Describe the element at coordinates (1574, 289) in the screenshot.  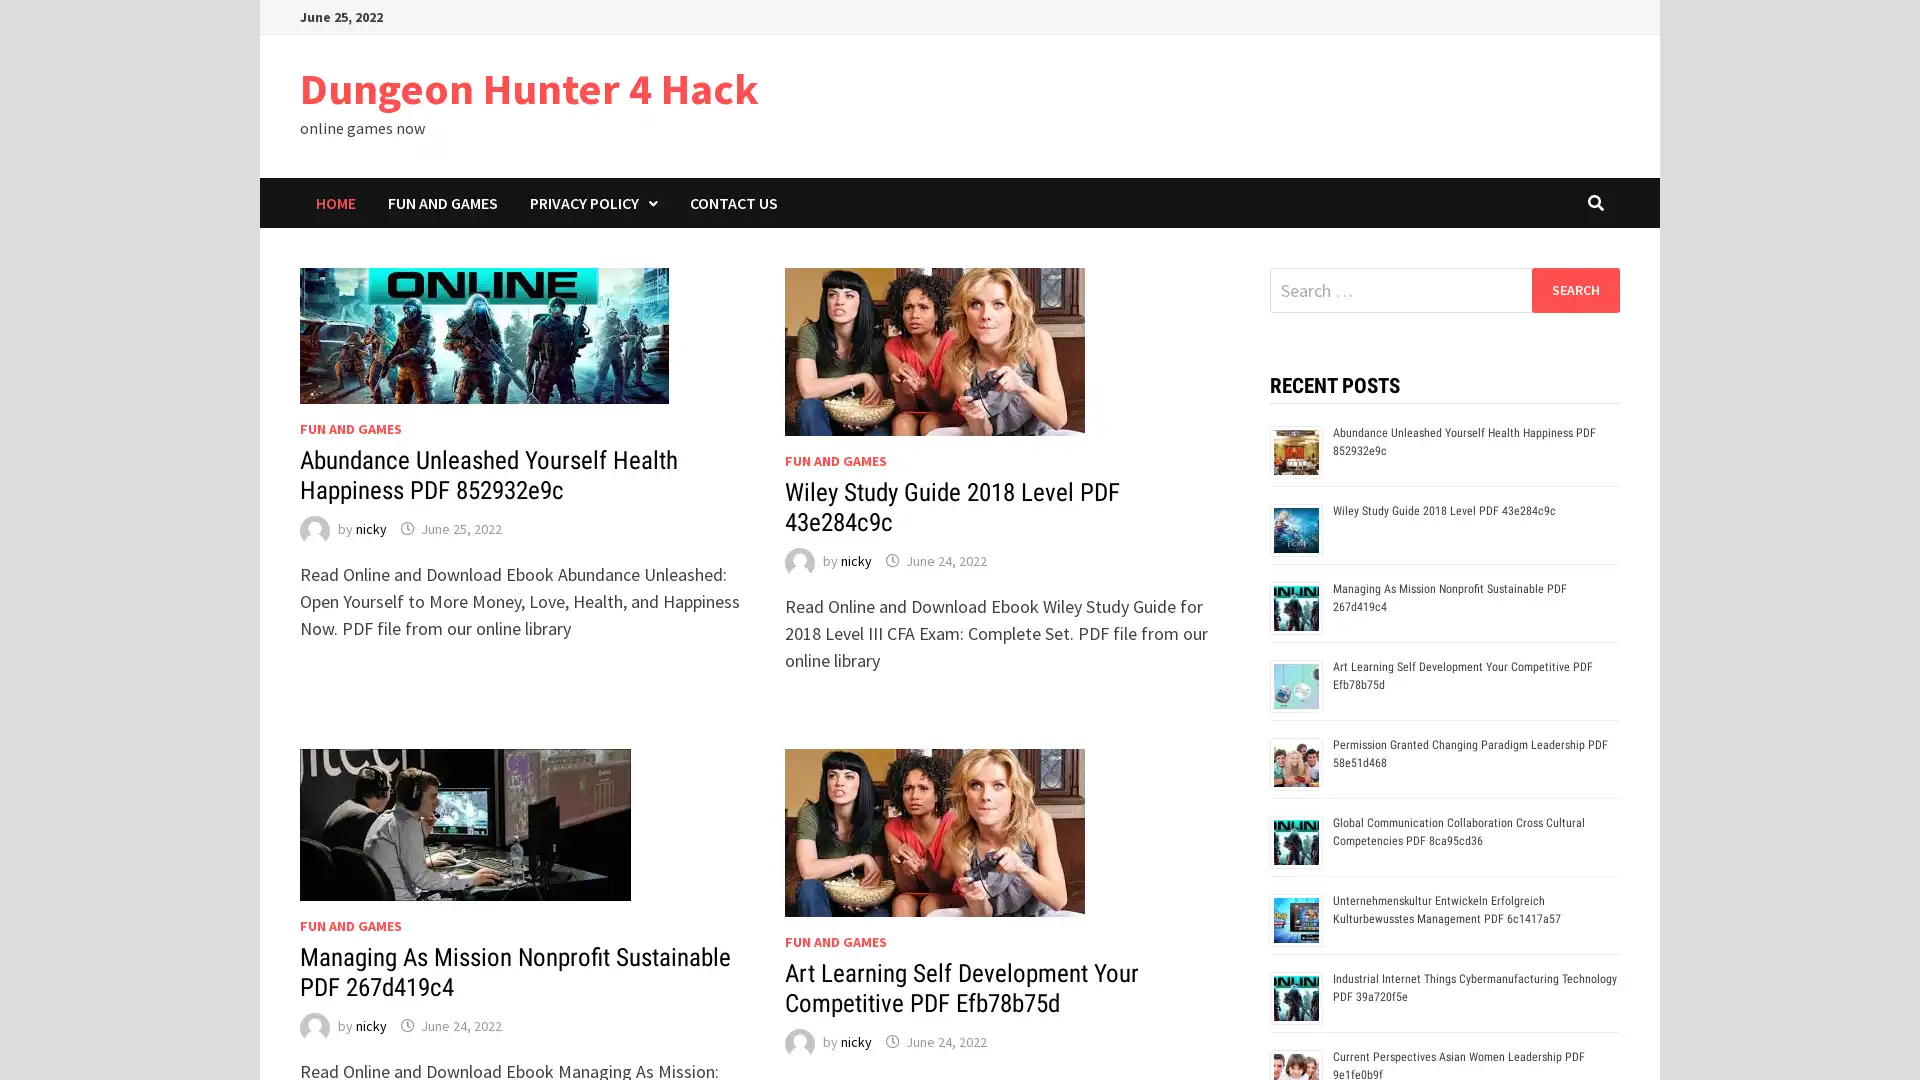
I see `Search` at that location.